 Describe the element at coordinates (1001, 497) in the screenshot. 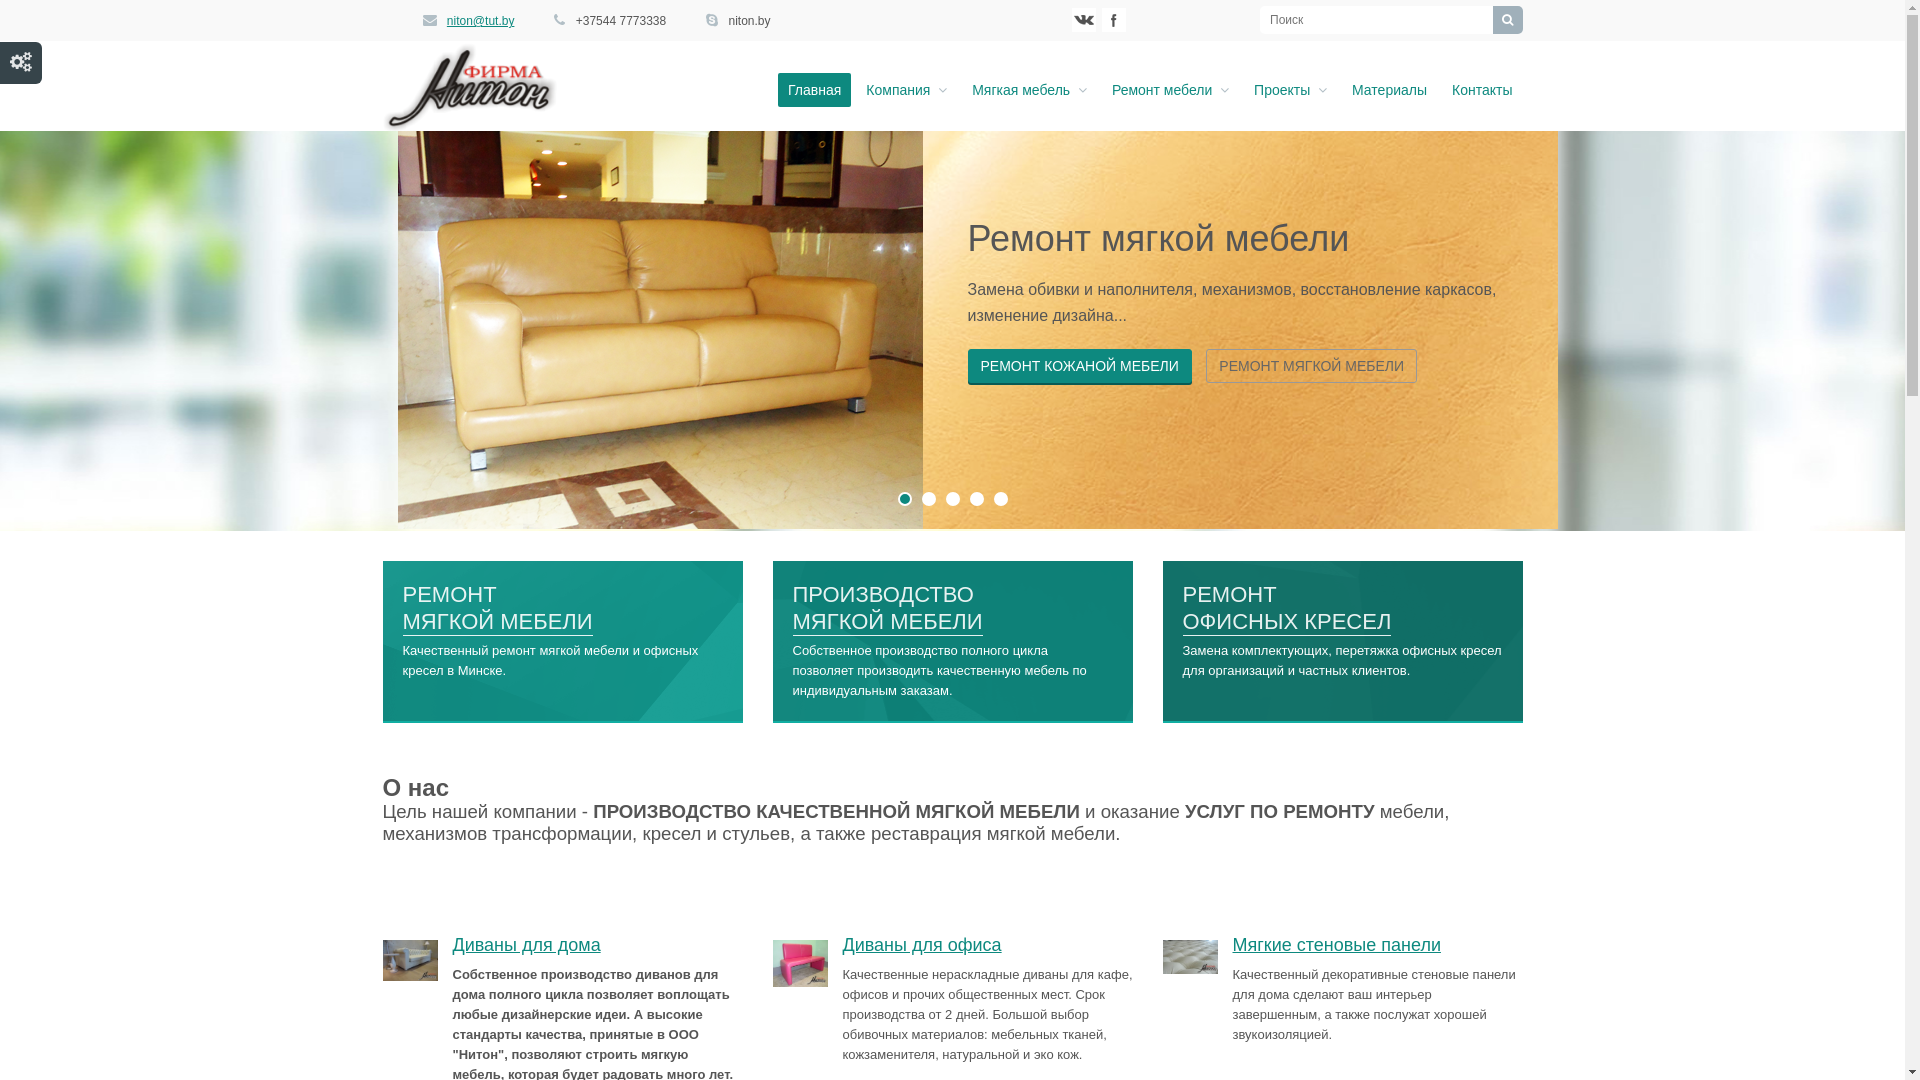

I see `'5'` at that location.